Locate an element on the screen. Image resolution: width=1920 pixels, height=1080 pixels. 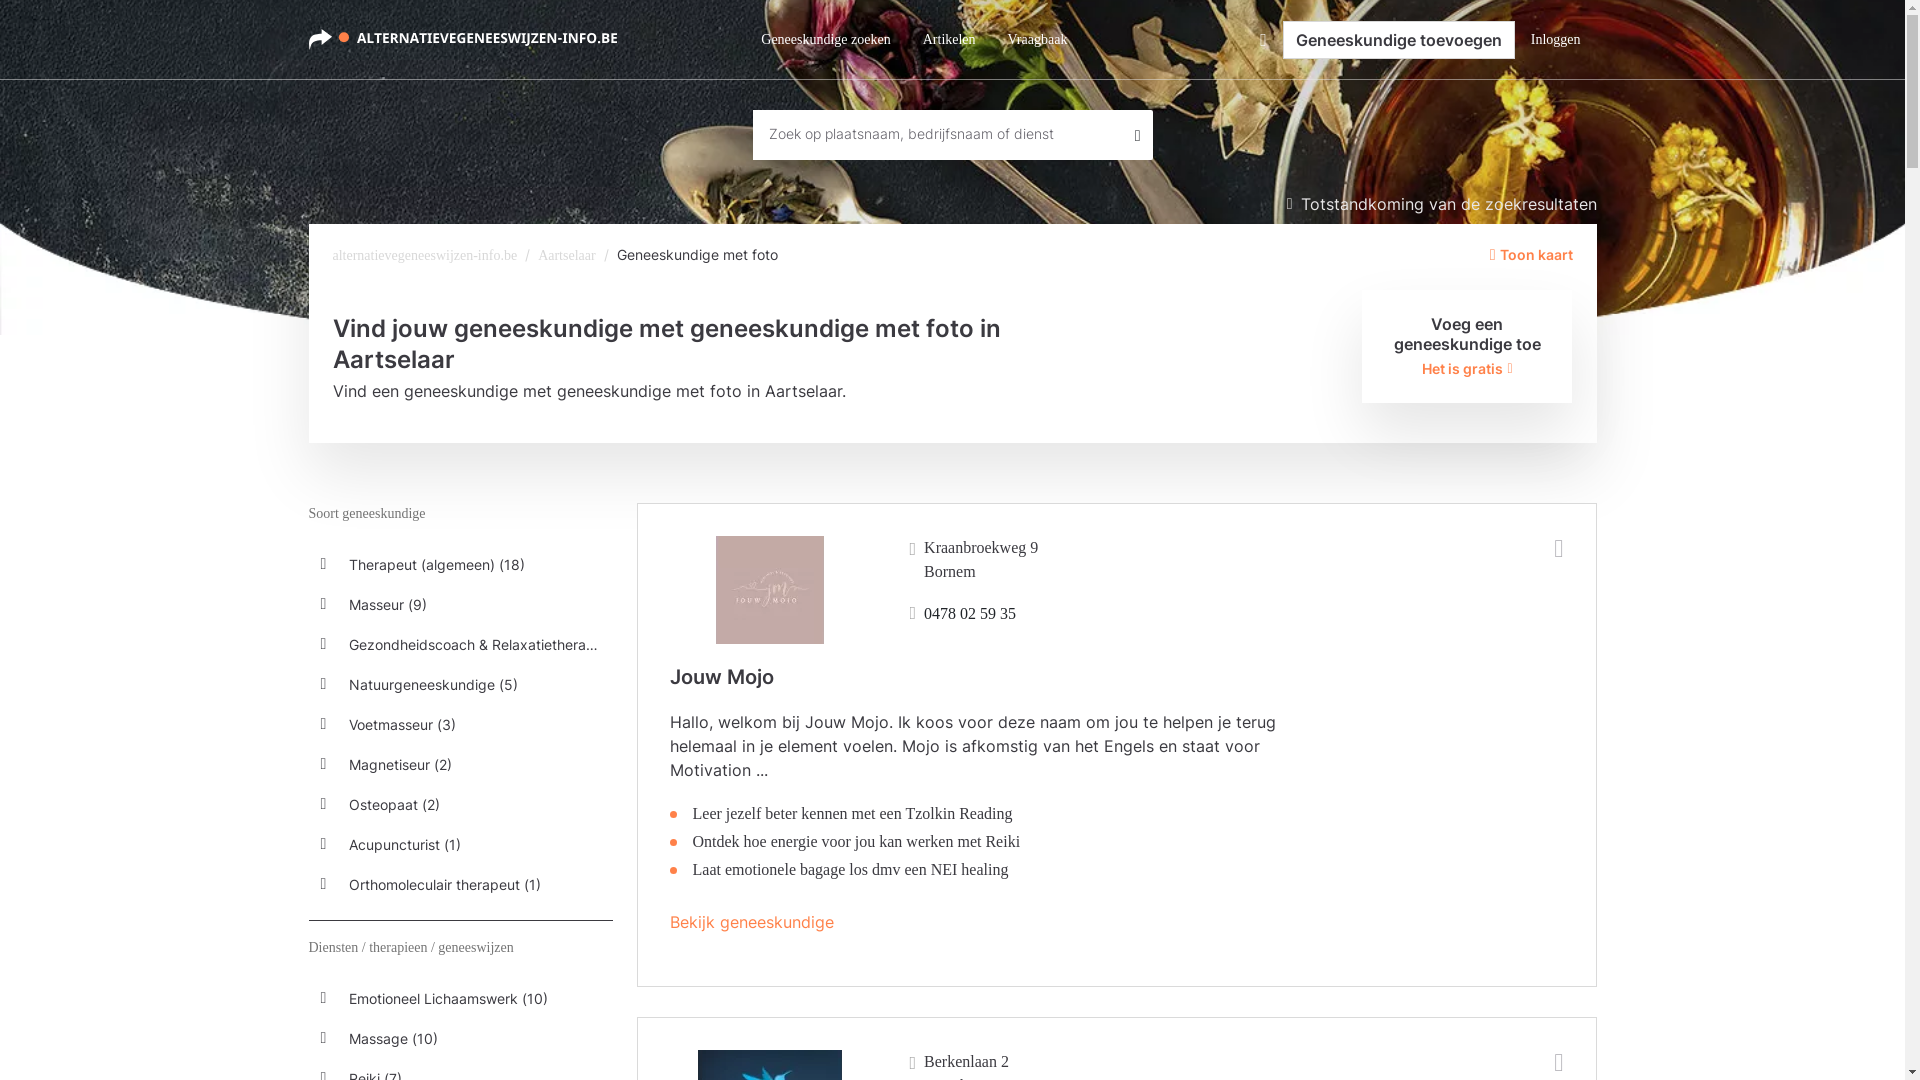
'Acupuncturist (1)' is located at coordinates (459, 844).